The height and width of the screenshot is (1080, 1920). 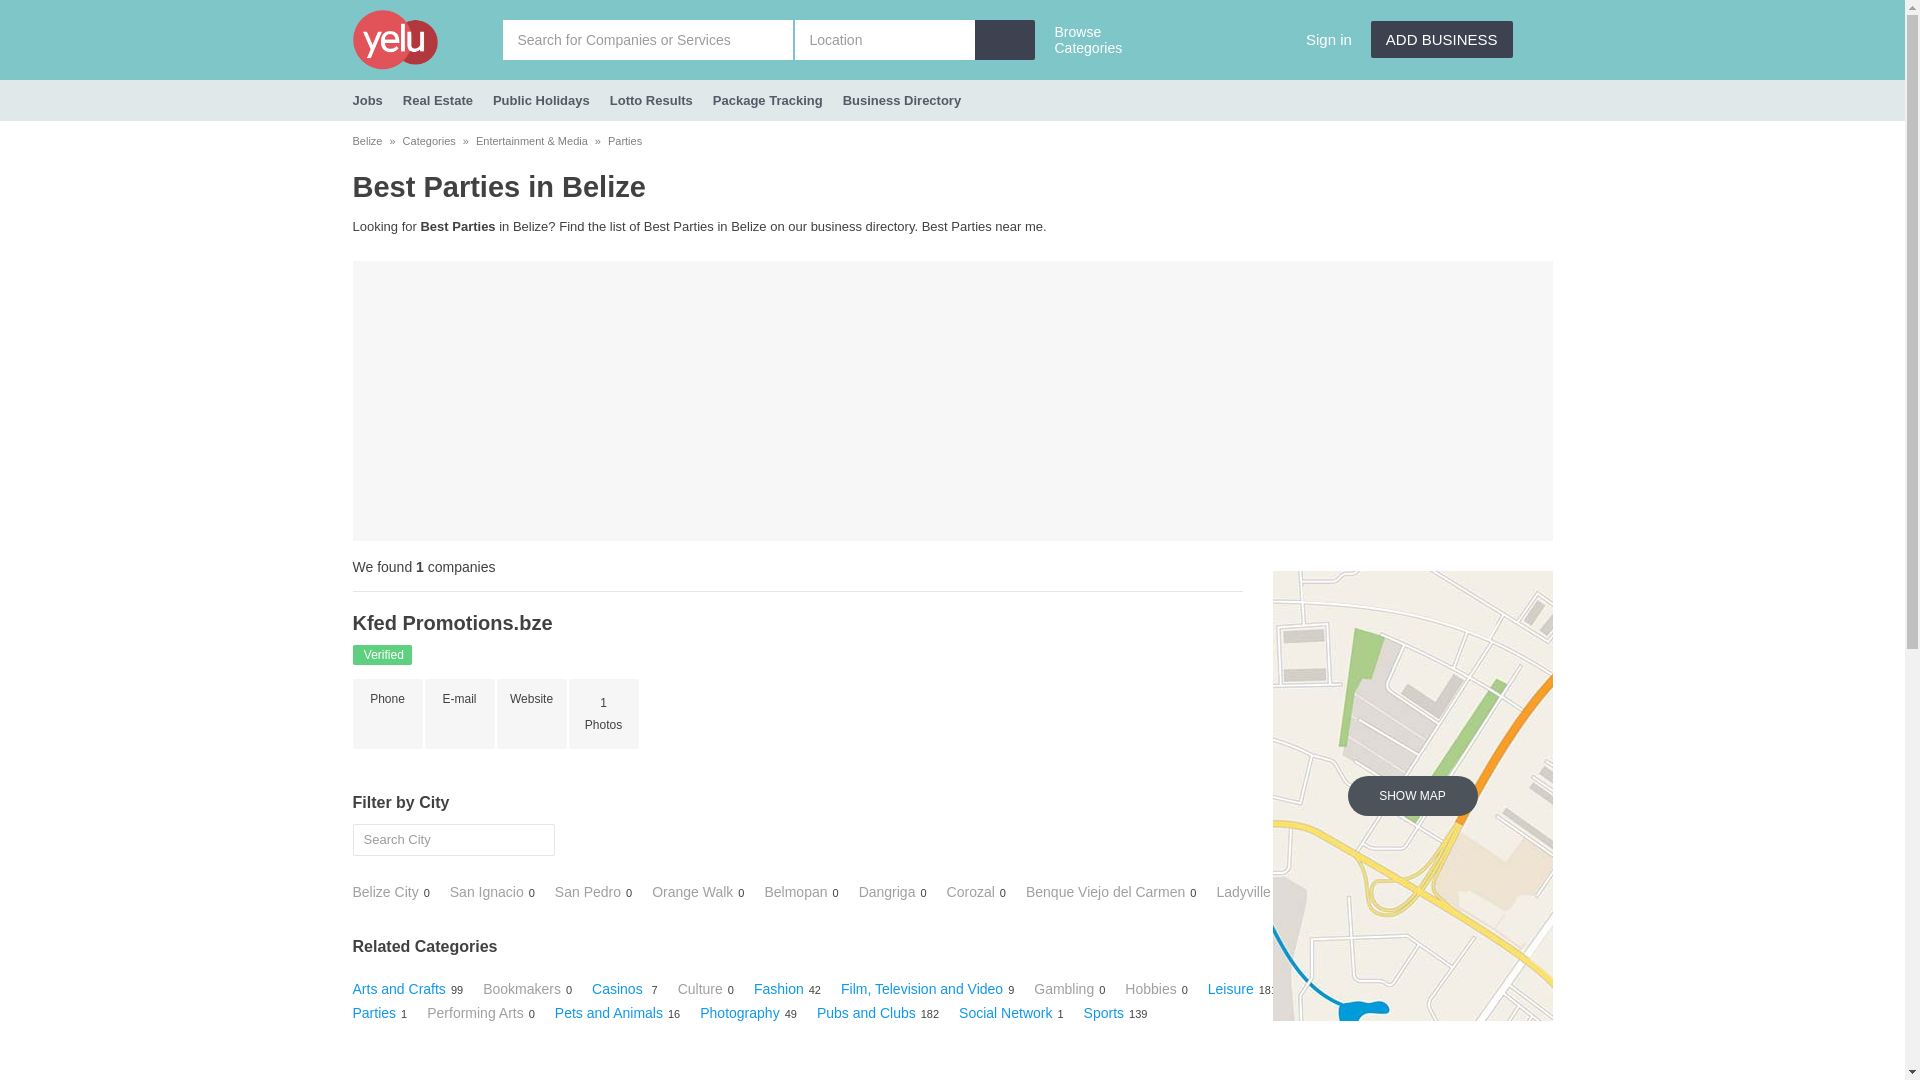 What do you see at coordinates (901, 100) in the screenshot?
I see `'Business Directory'` at bounding box center [901, 100].